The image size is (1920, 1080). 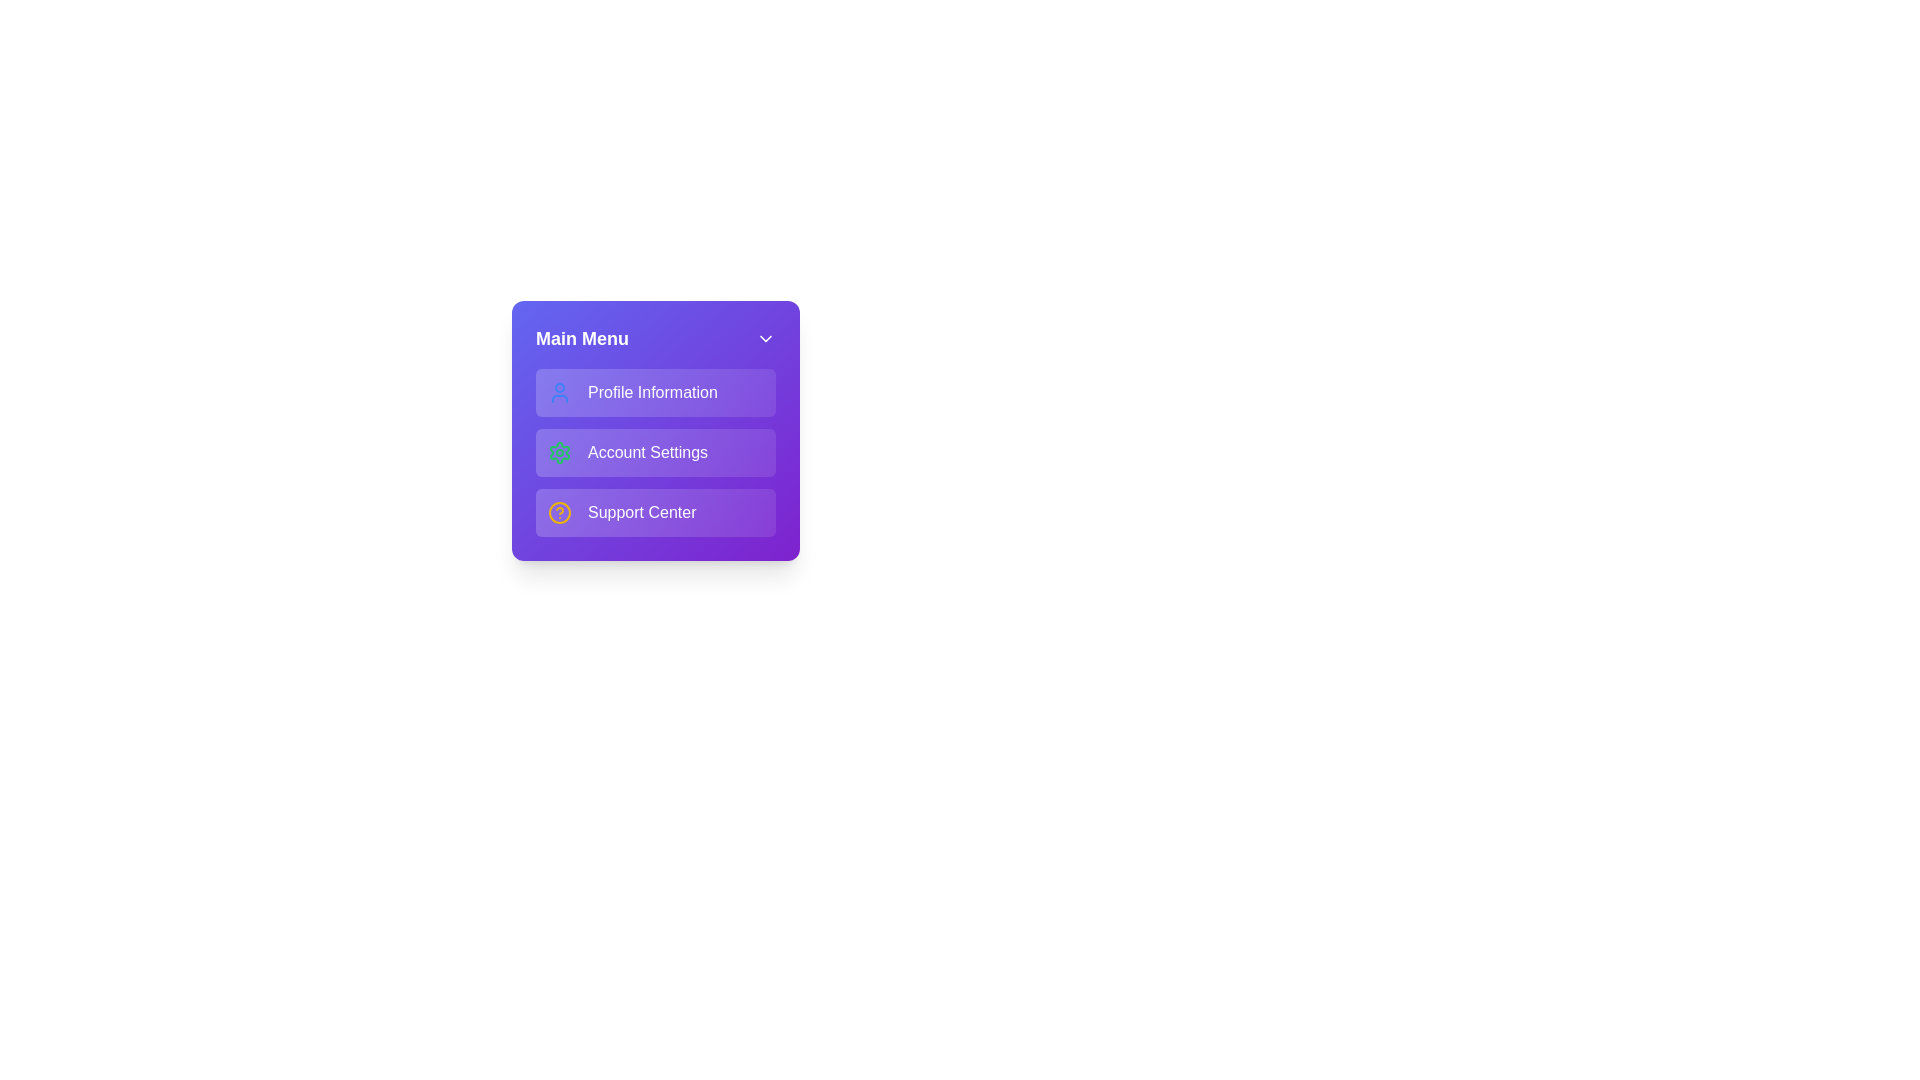 I want to click on the menu item Account Settings to see visual feedback, so click(x=656, y=452).